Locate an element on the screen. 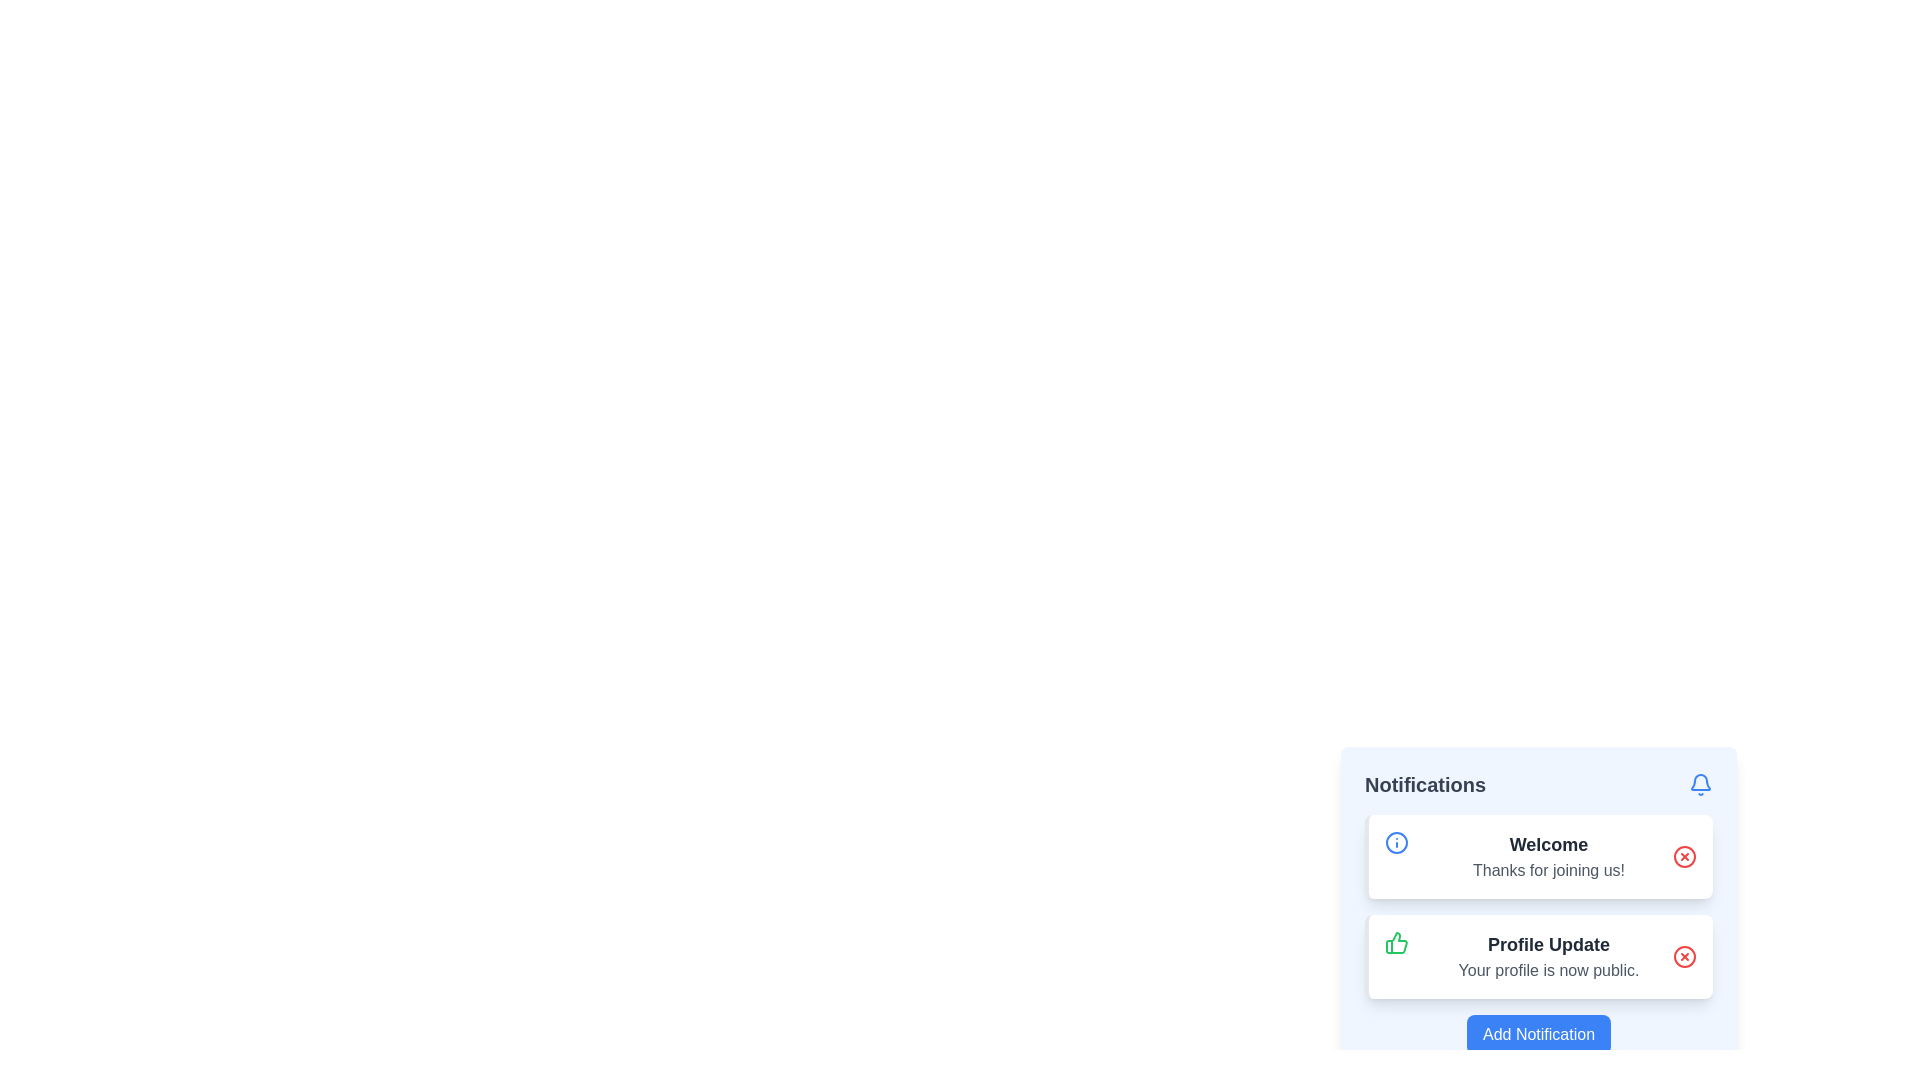  the green thumbs-up icon next to the 'Profile Update' text in the second notification card is located at coordinates (1395, 942).